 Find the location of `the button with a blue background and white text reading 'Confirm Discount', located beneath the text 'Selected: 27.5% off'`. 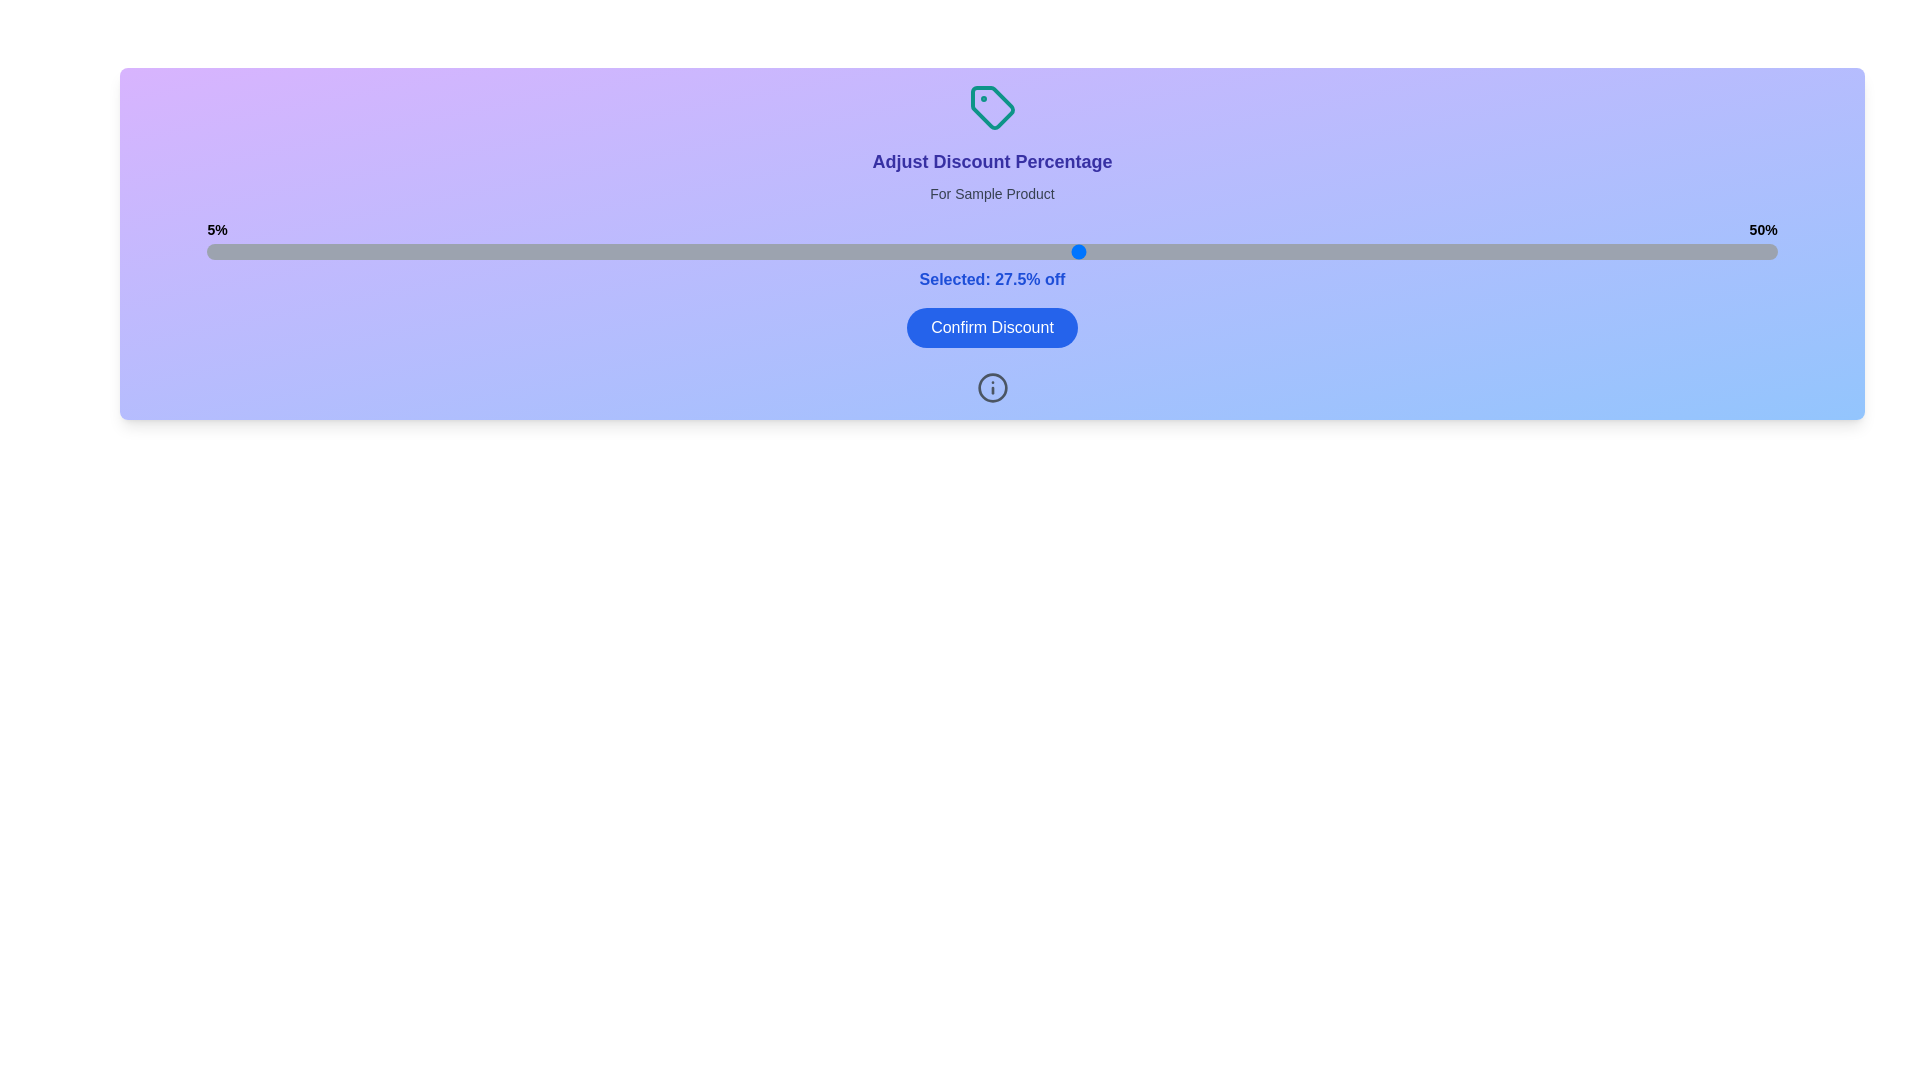

the button with a blue background and white text reading 'Confirm Discount', located beneath the text 'Selected: 27.5% off' is located at coordinates (992, 326).